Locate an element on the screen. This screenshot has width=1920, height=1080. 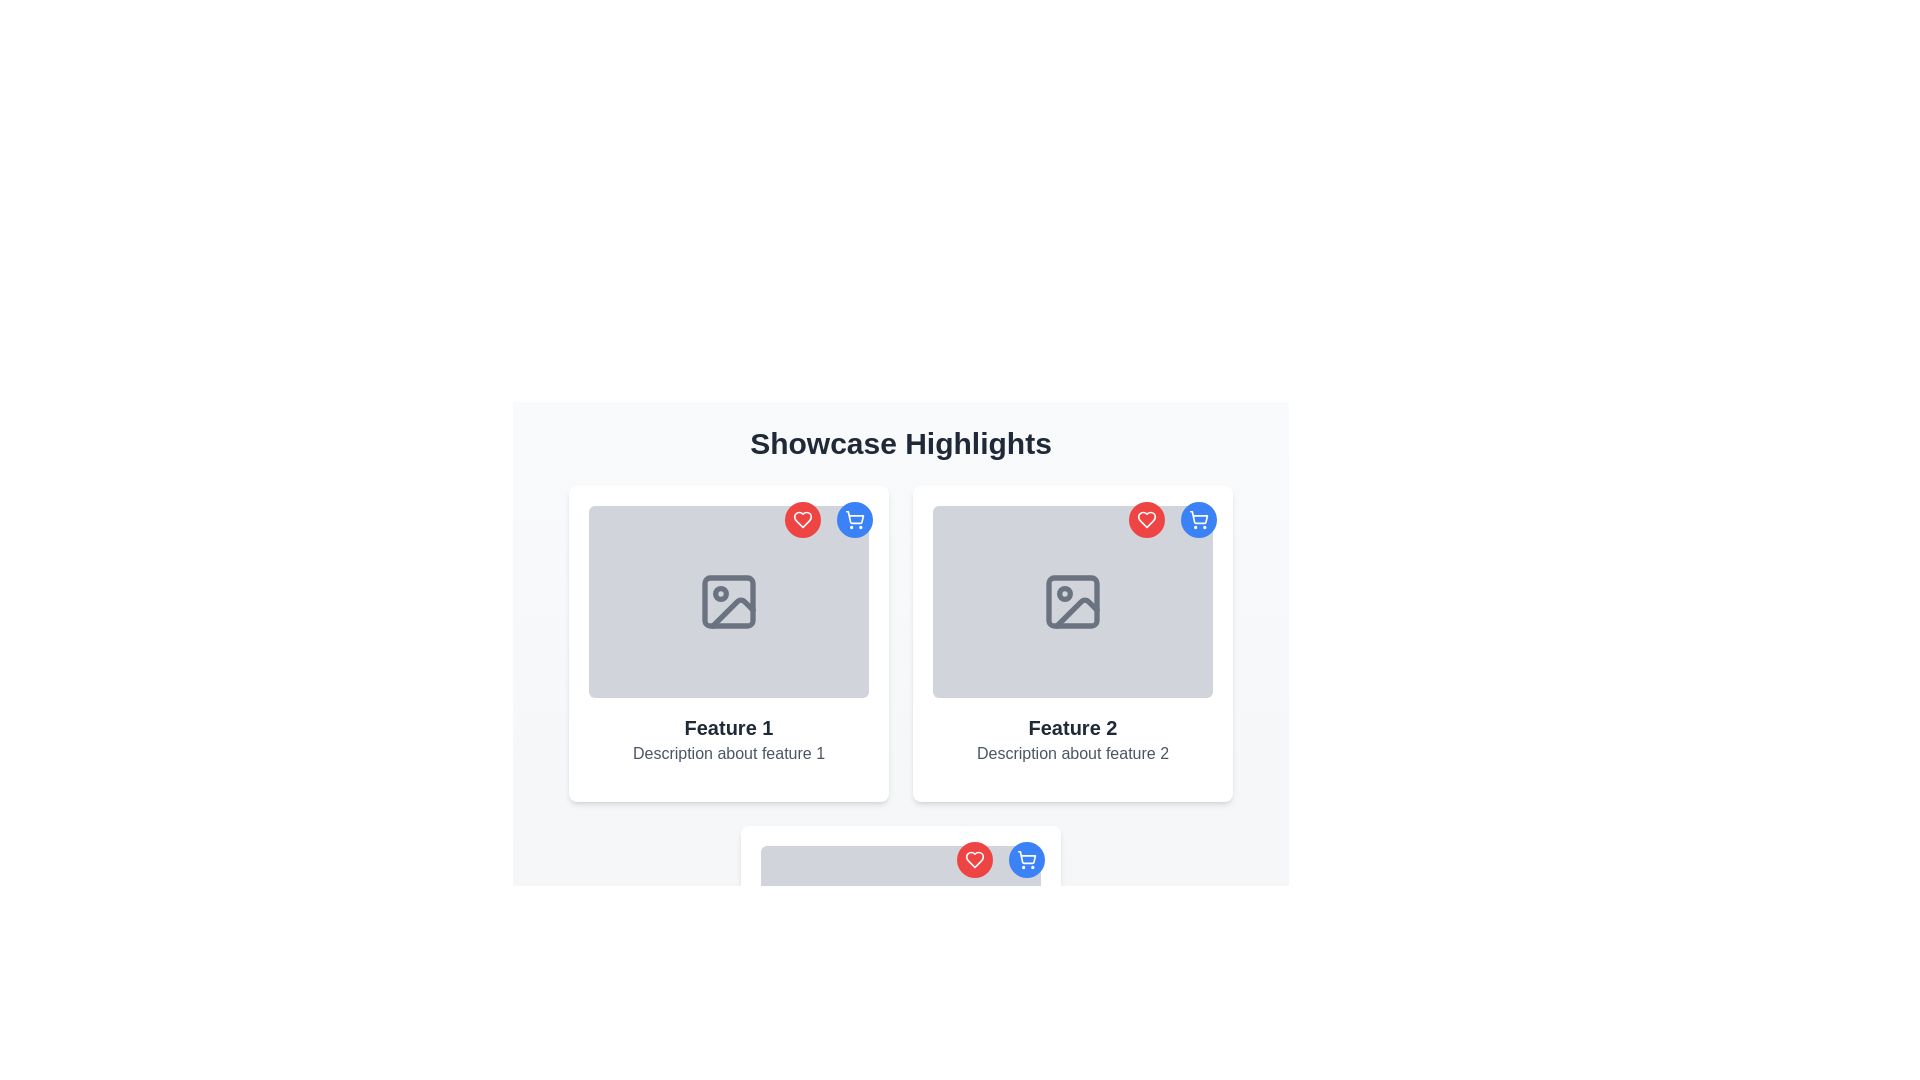
the favorite button located in the top-right corner of the second feature card to mark the associated item as a favorite is located at coordinates (1147, 519).